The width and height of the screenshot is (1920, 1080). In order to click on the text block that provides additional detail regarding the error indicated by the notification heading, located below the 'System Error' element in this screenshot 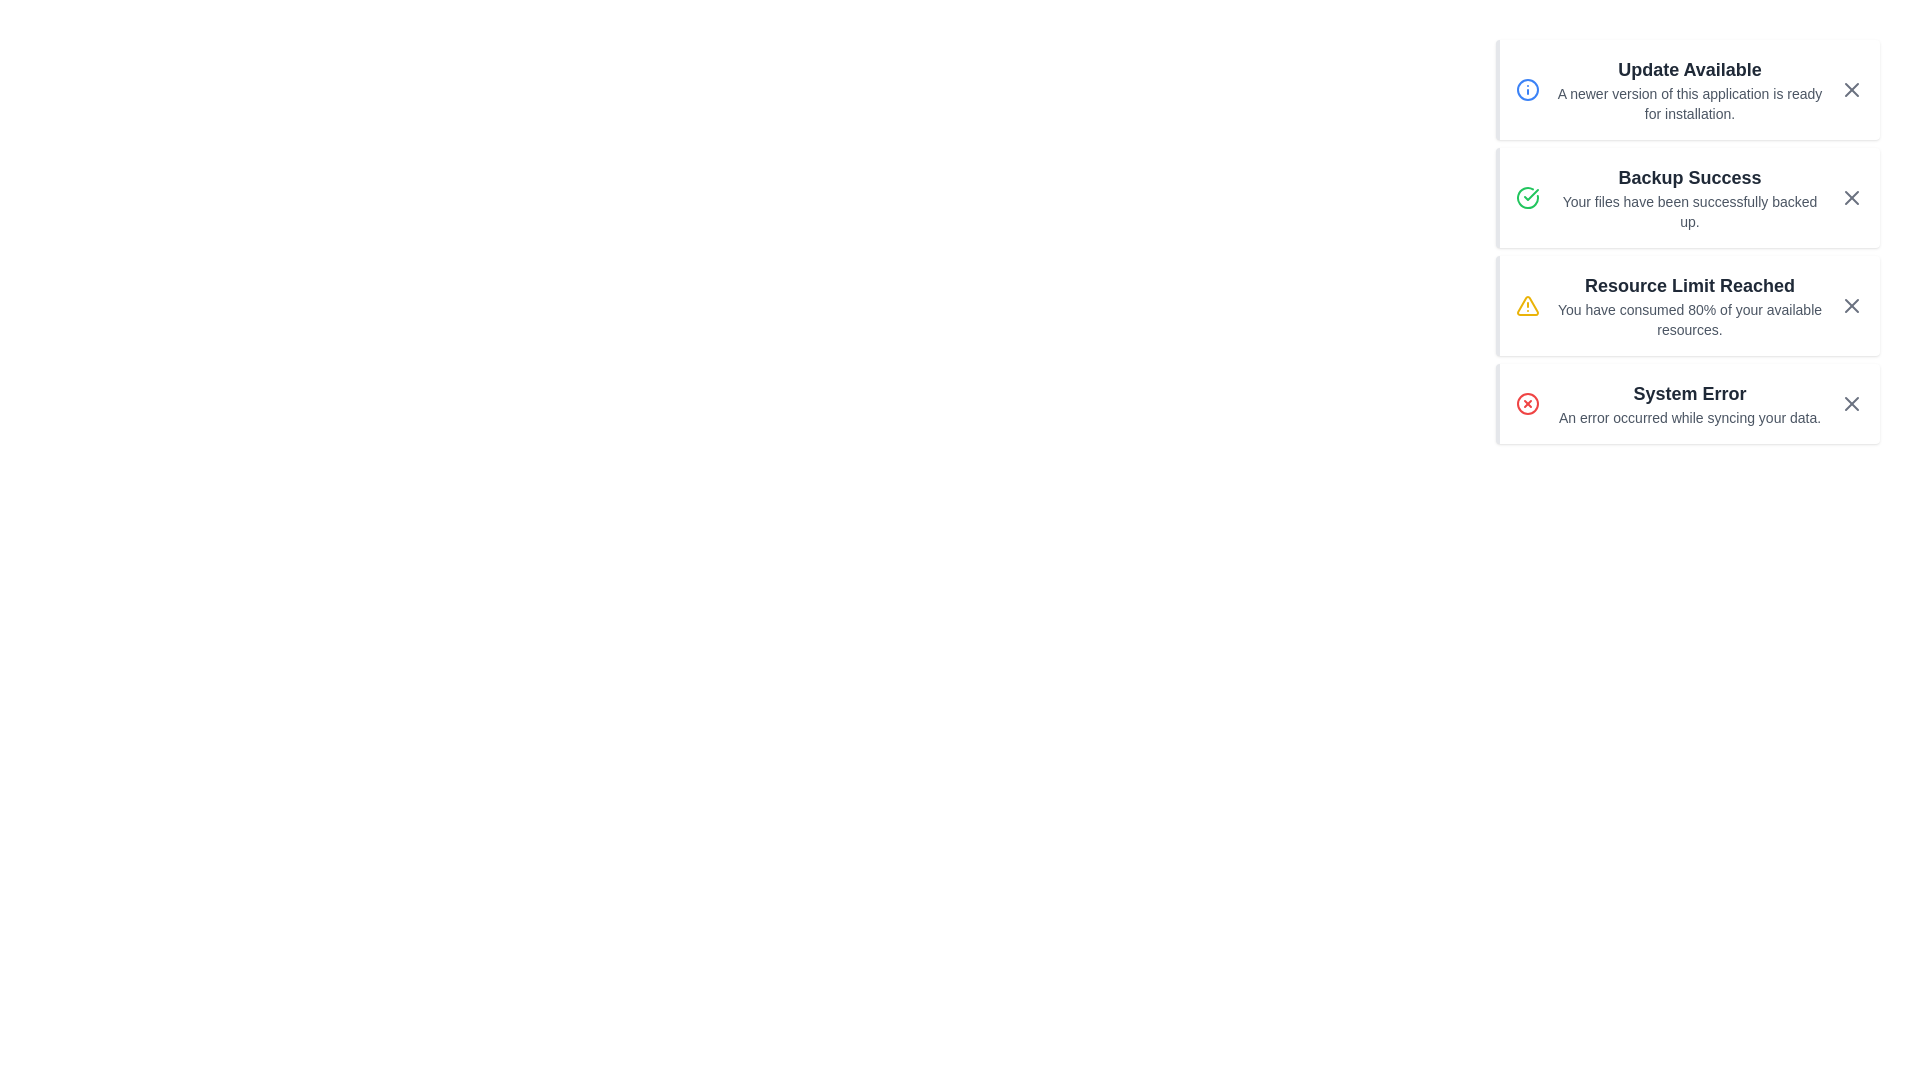, I will do `click(1688, 416)`.